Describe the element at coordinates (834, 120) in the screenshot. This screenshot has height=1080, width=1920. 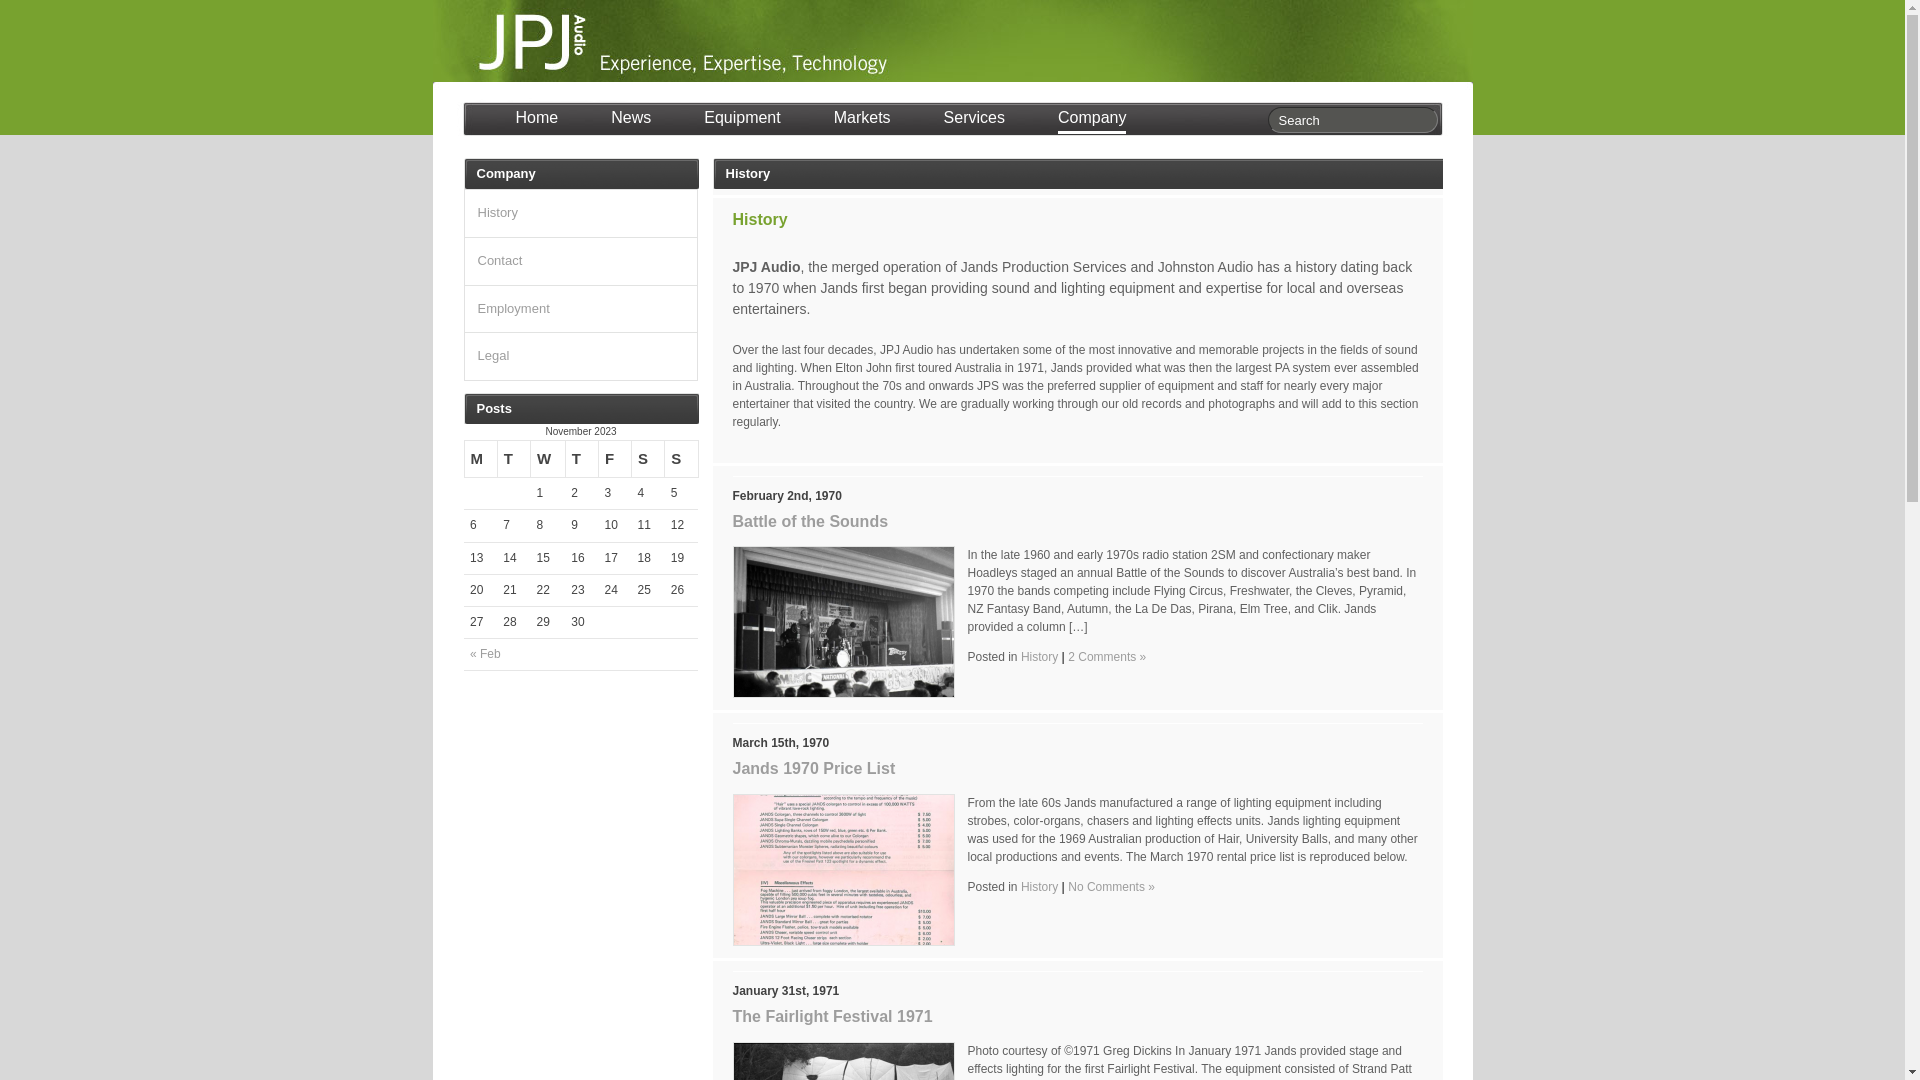
I see `'Markets'` at that location.